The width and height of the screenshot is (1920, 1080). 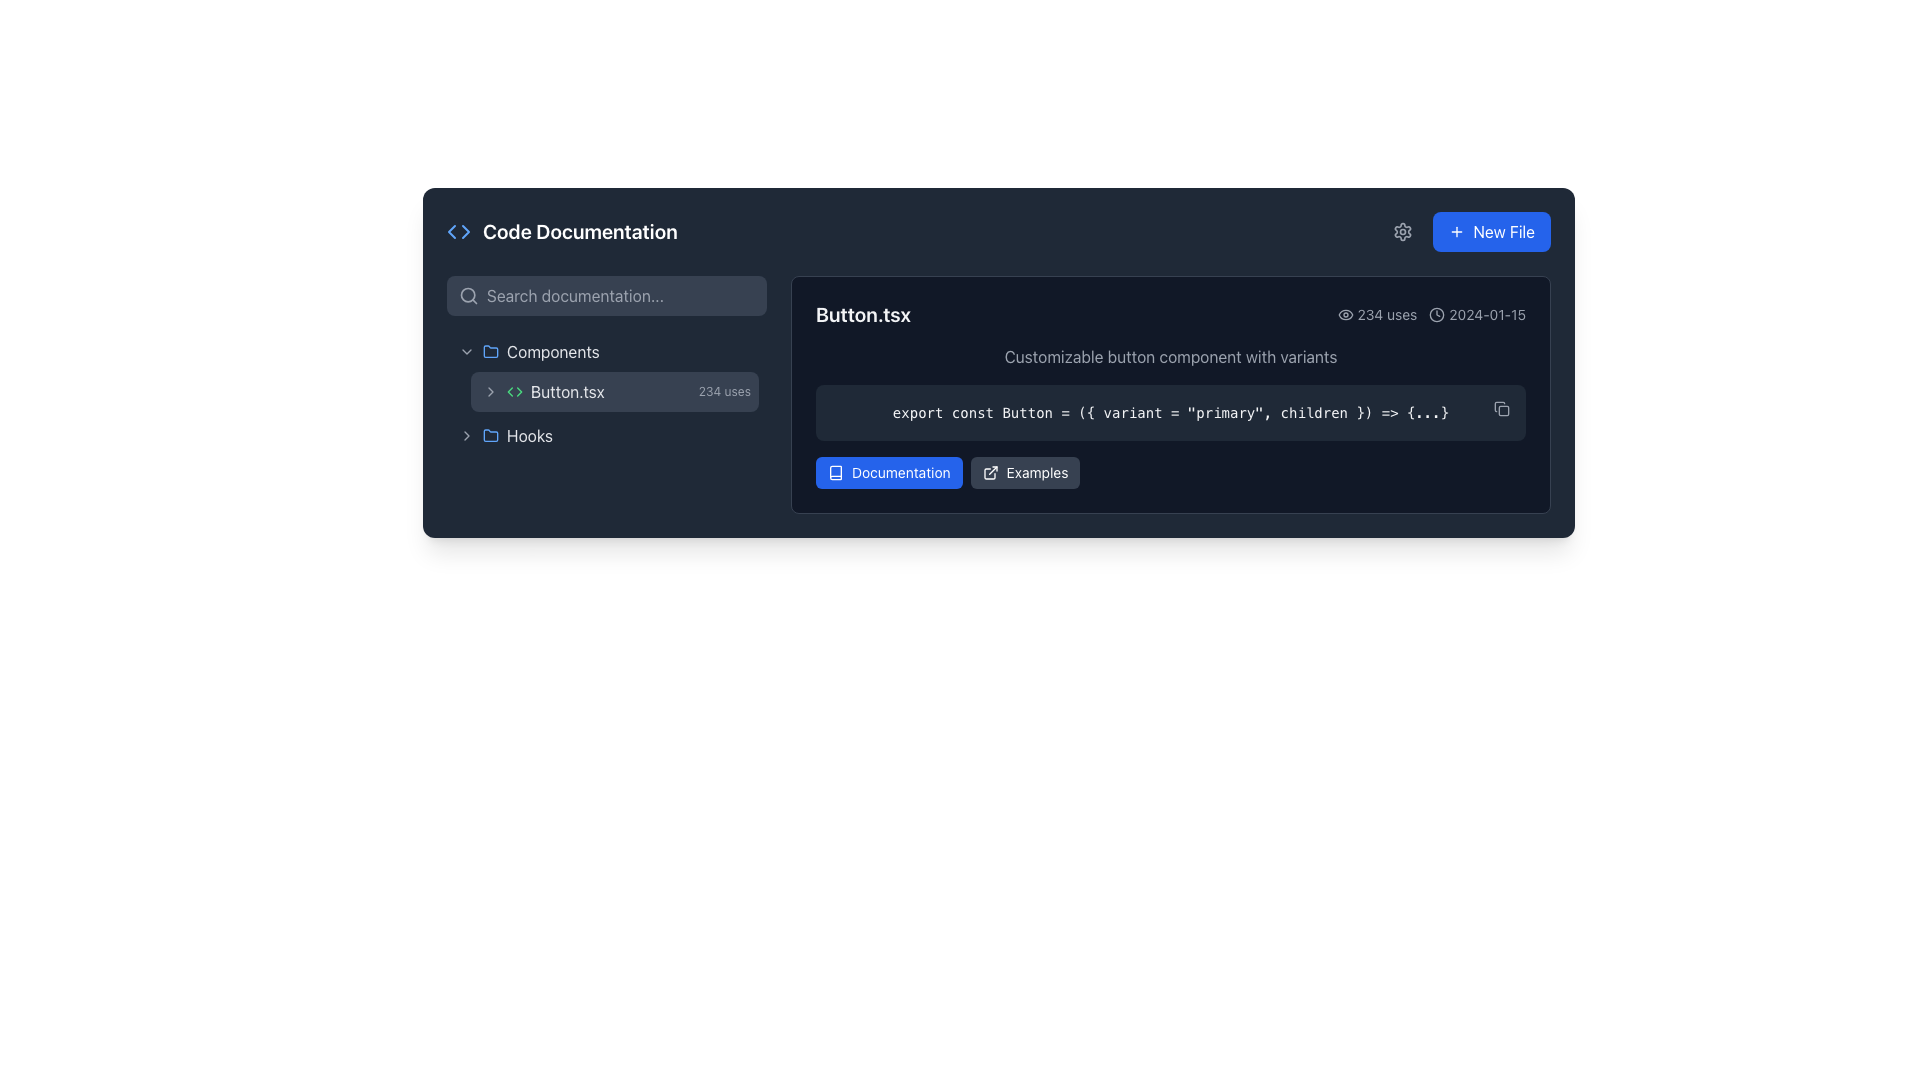 What do you see at coordinates (1436, 315) in the screenshot?
I see `the SVG circle element of the clock icon located at the top-right corner of the panel` at bounding box center [1436, 315].